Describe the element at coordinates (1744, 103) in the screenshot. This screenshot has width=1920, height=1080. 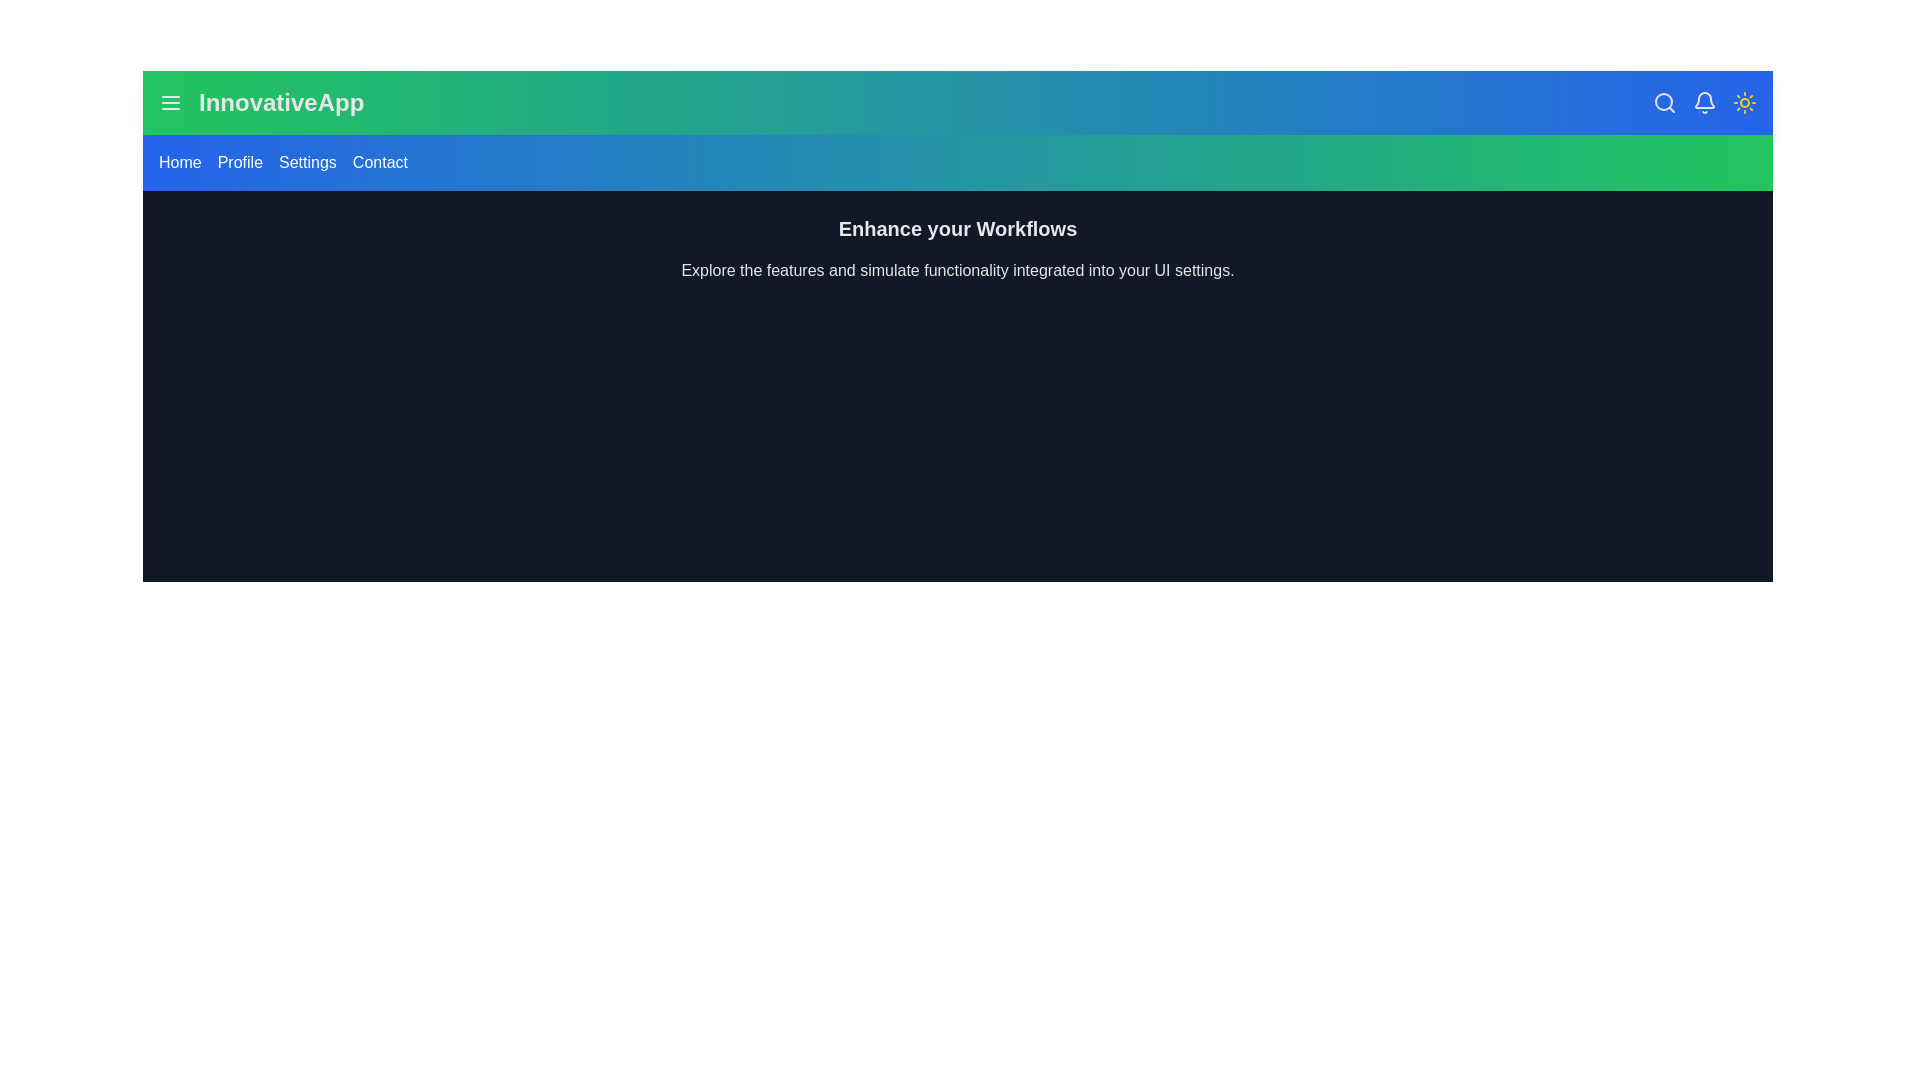
I see `the sun icon to toggle between dark and light modes` at that location.